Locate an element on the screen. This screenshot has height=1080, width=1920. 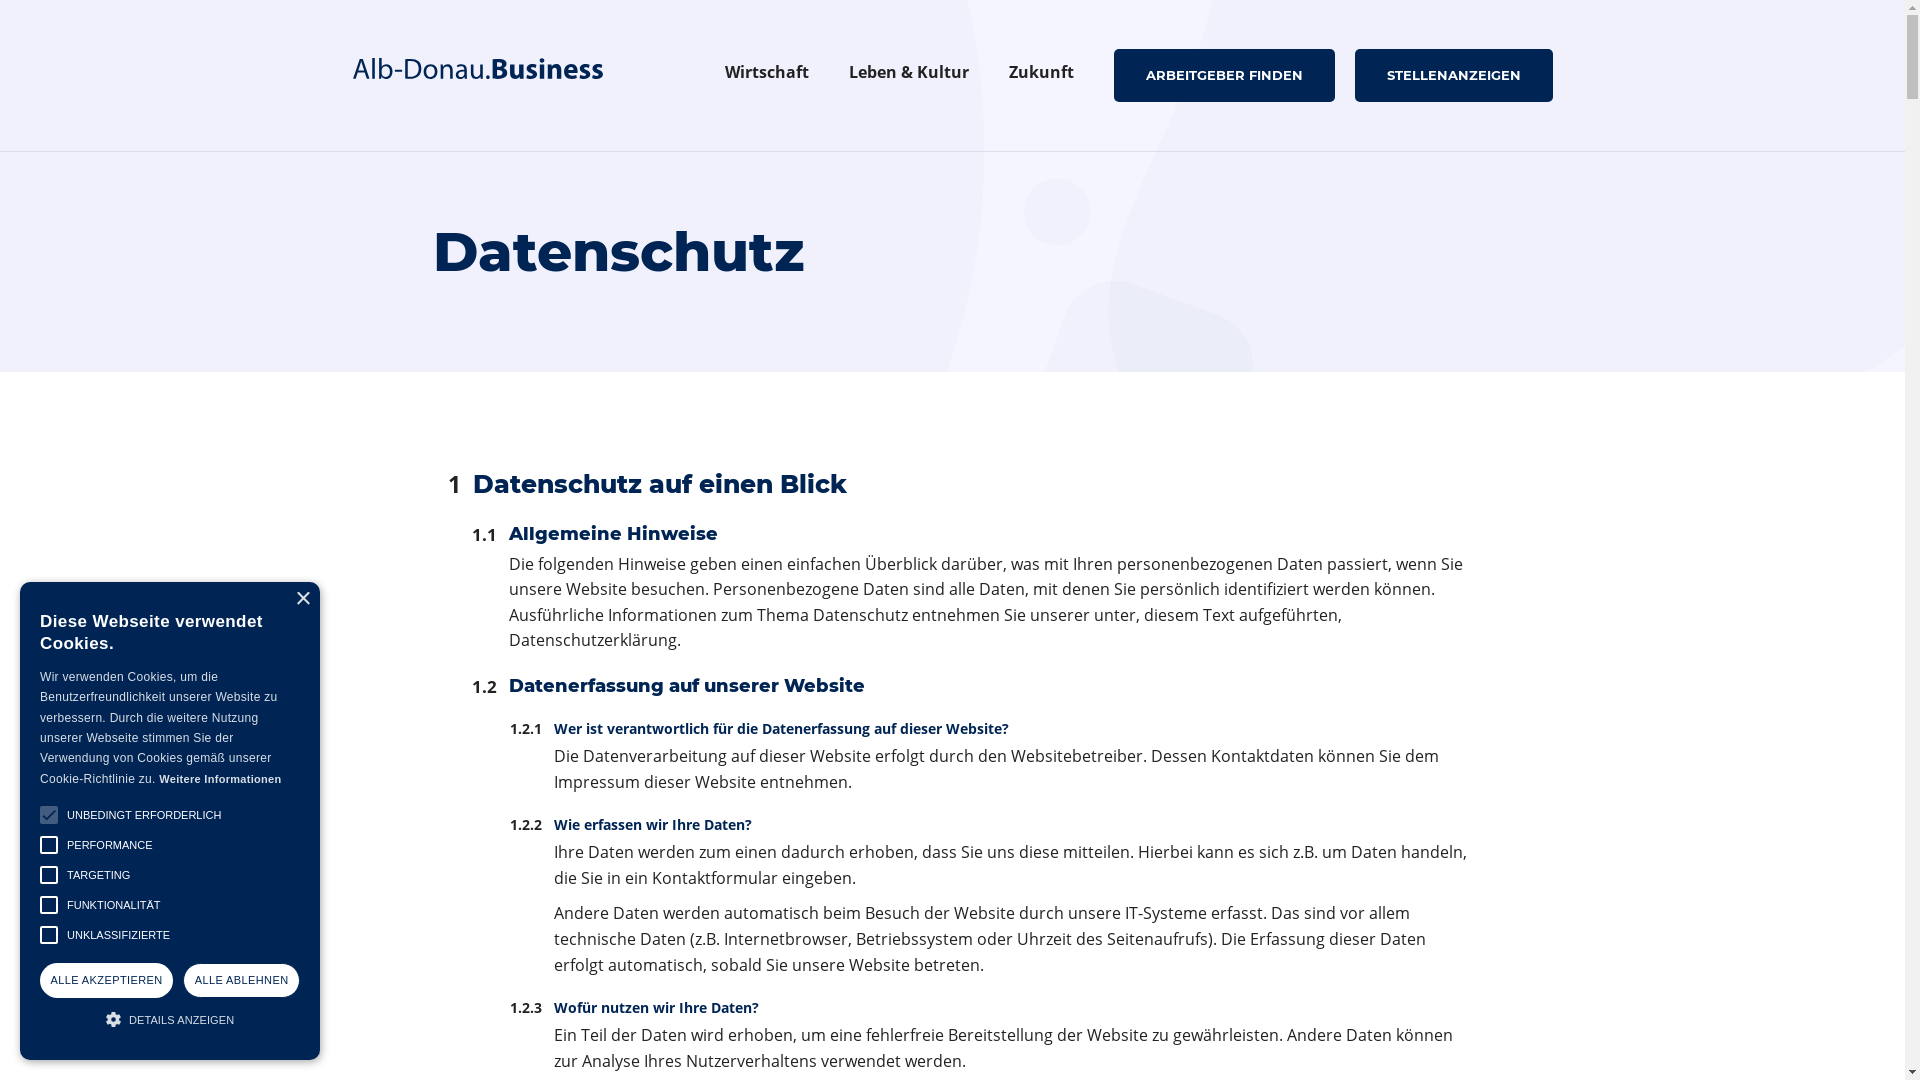
'Zukunft' is located at coordinates (1040, 74).